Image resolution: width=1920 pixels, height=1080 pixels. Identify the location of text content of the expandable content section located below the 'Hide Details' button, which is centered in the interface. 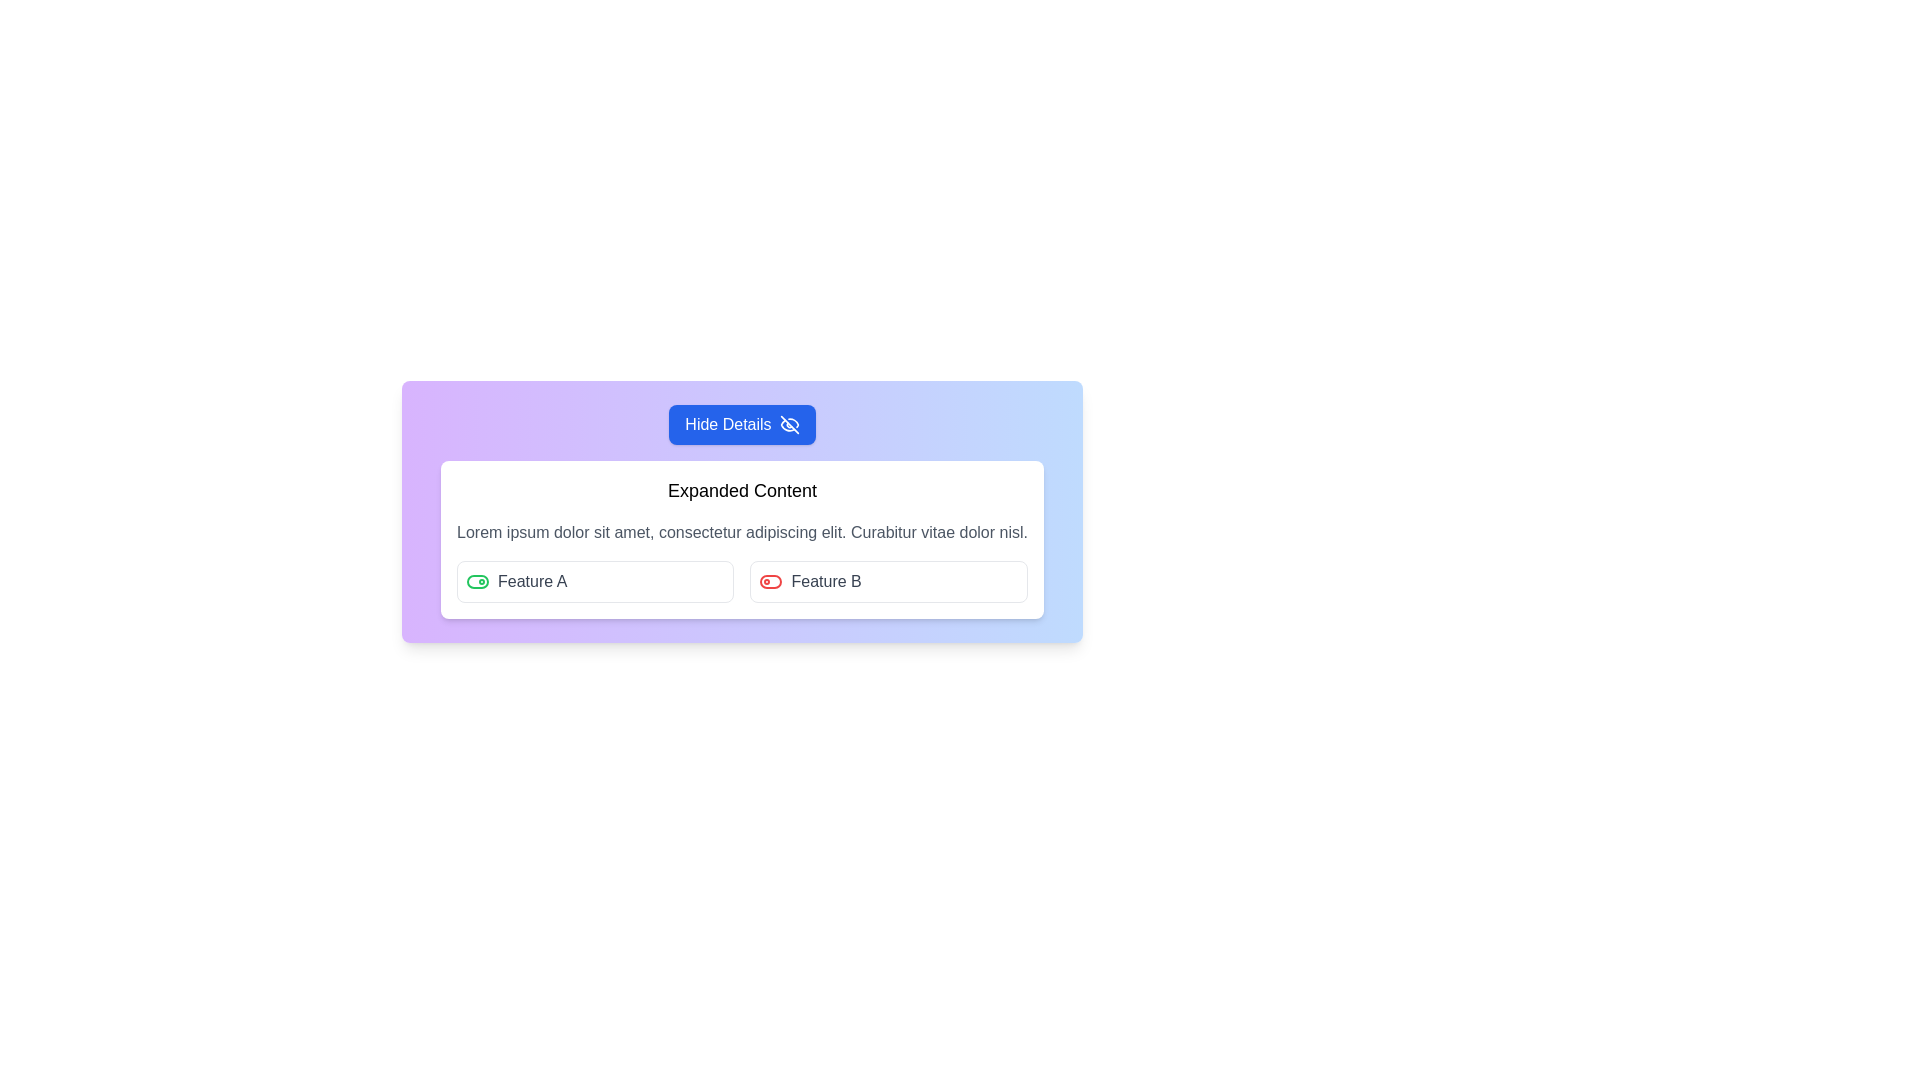
(741, 540).